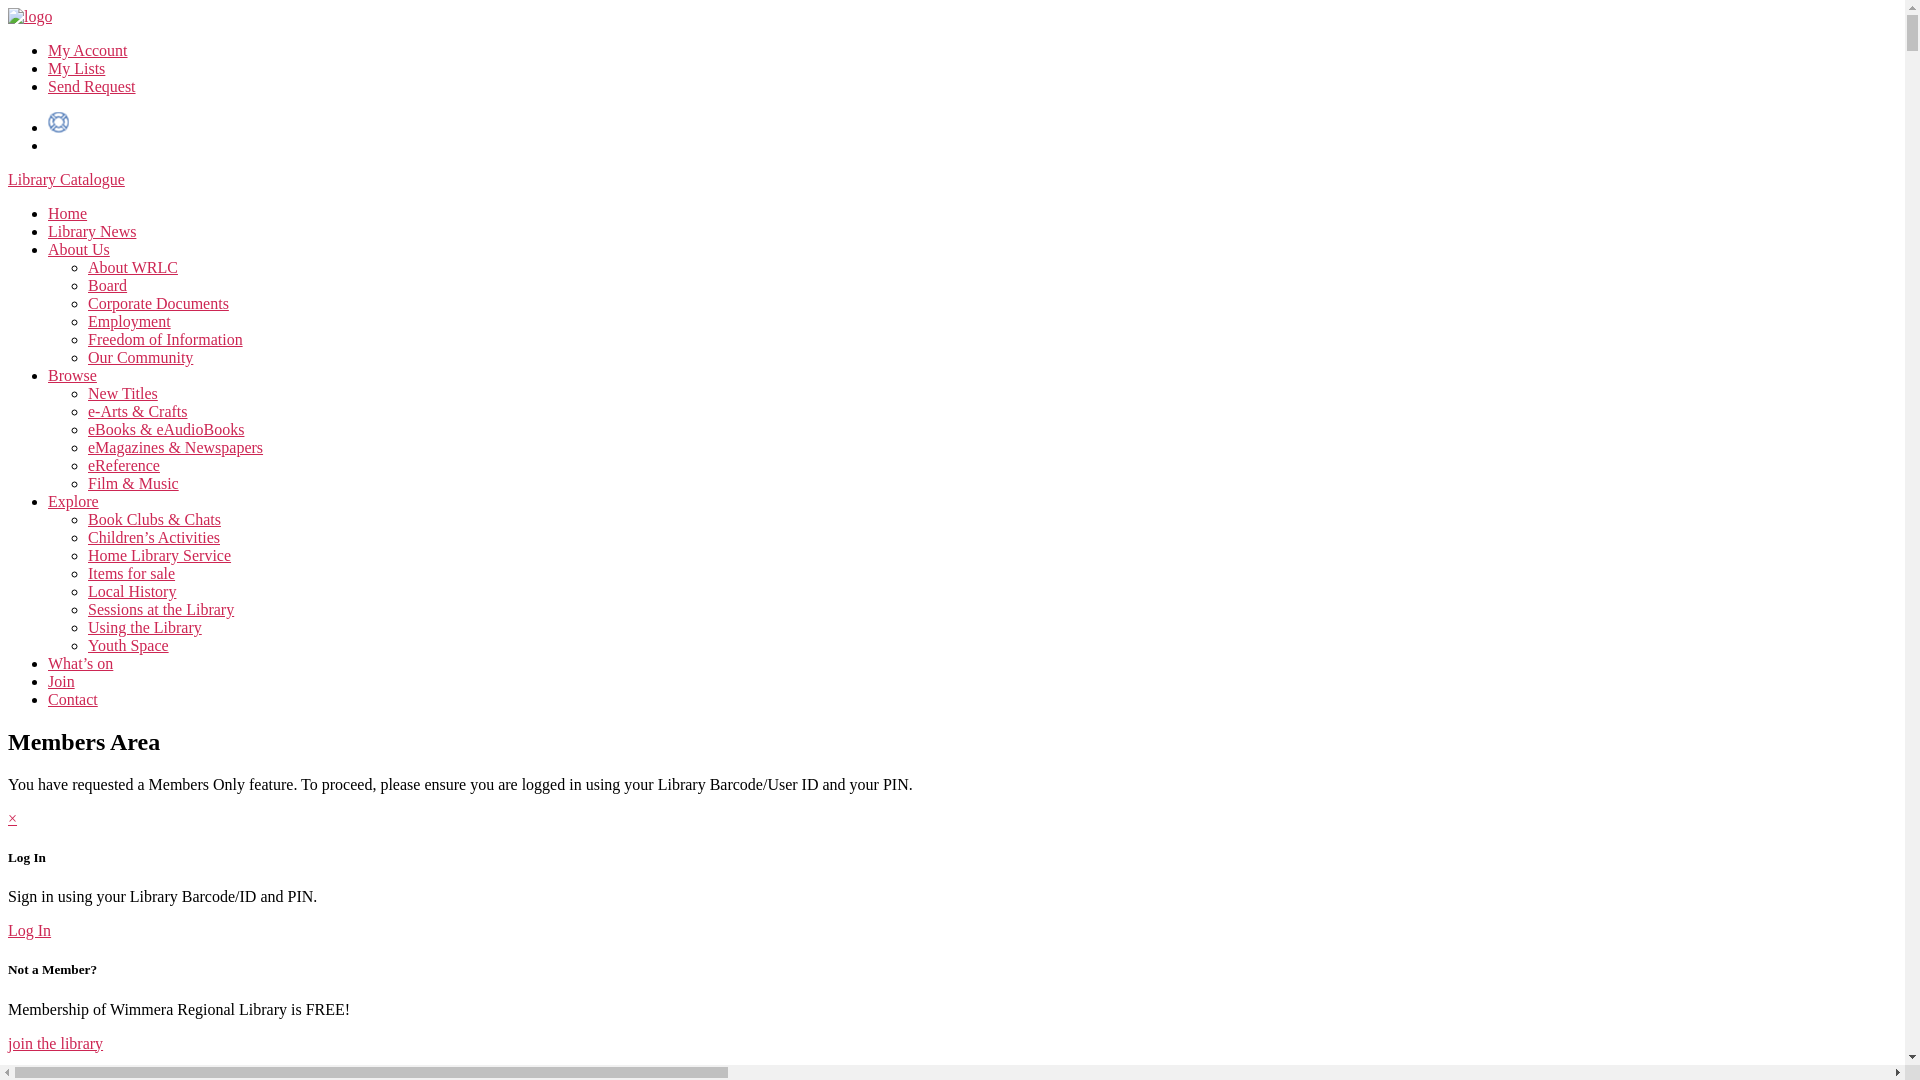 The image size is (1920, 1080). I want to click on 'Corporate Documents', so click(157, 303).